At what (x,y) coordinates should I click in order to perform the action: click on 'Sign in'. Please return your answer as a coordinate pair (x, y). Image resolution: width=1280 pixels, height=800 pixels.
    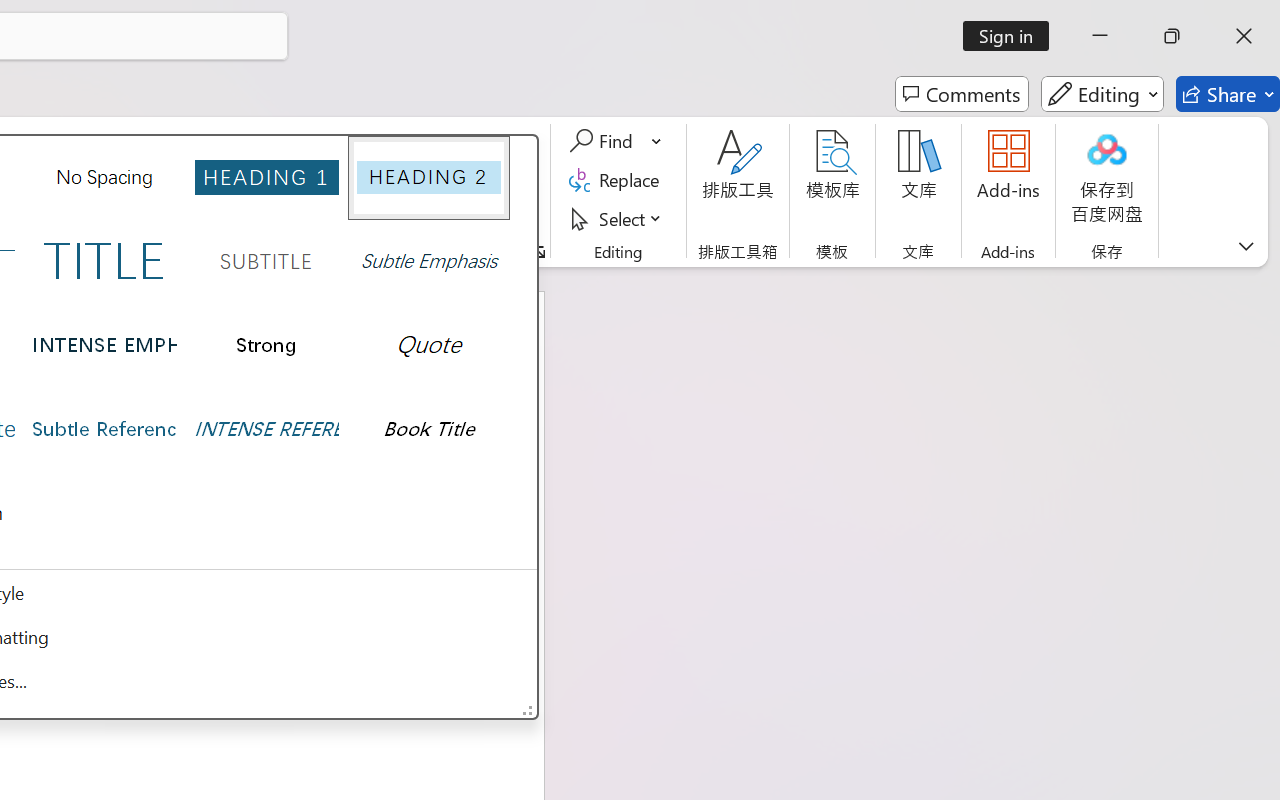
    Looking at the image, I should click on (1013, 35).